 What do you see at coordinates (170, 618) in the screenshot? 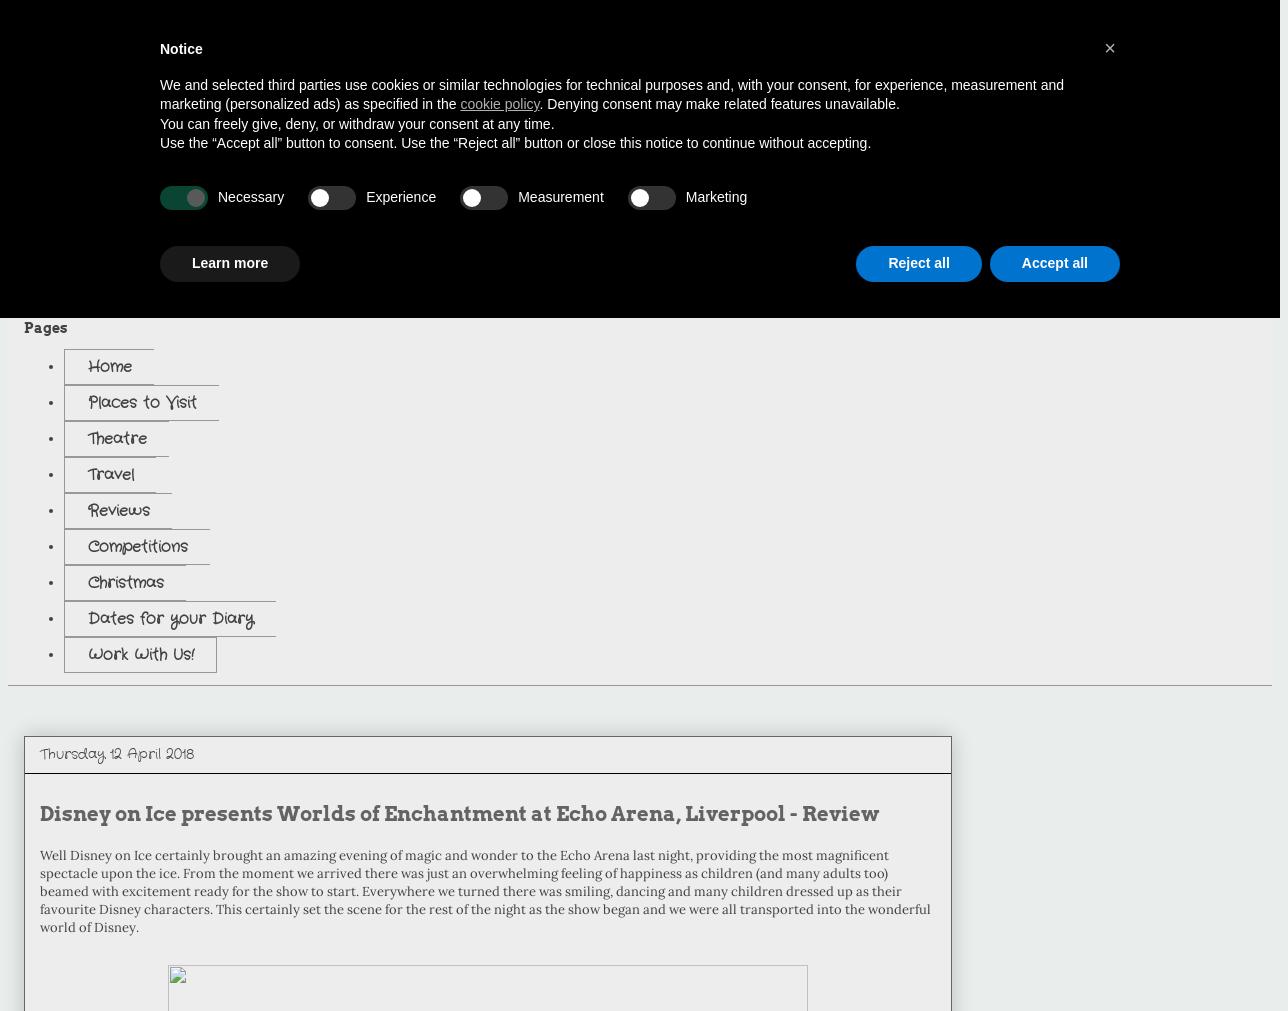
I see `'Dates for your Diary'` at bounding box center [170, 618].